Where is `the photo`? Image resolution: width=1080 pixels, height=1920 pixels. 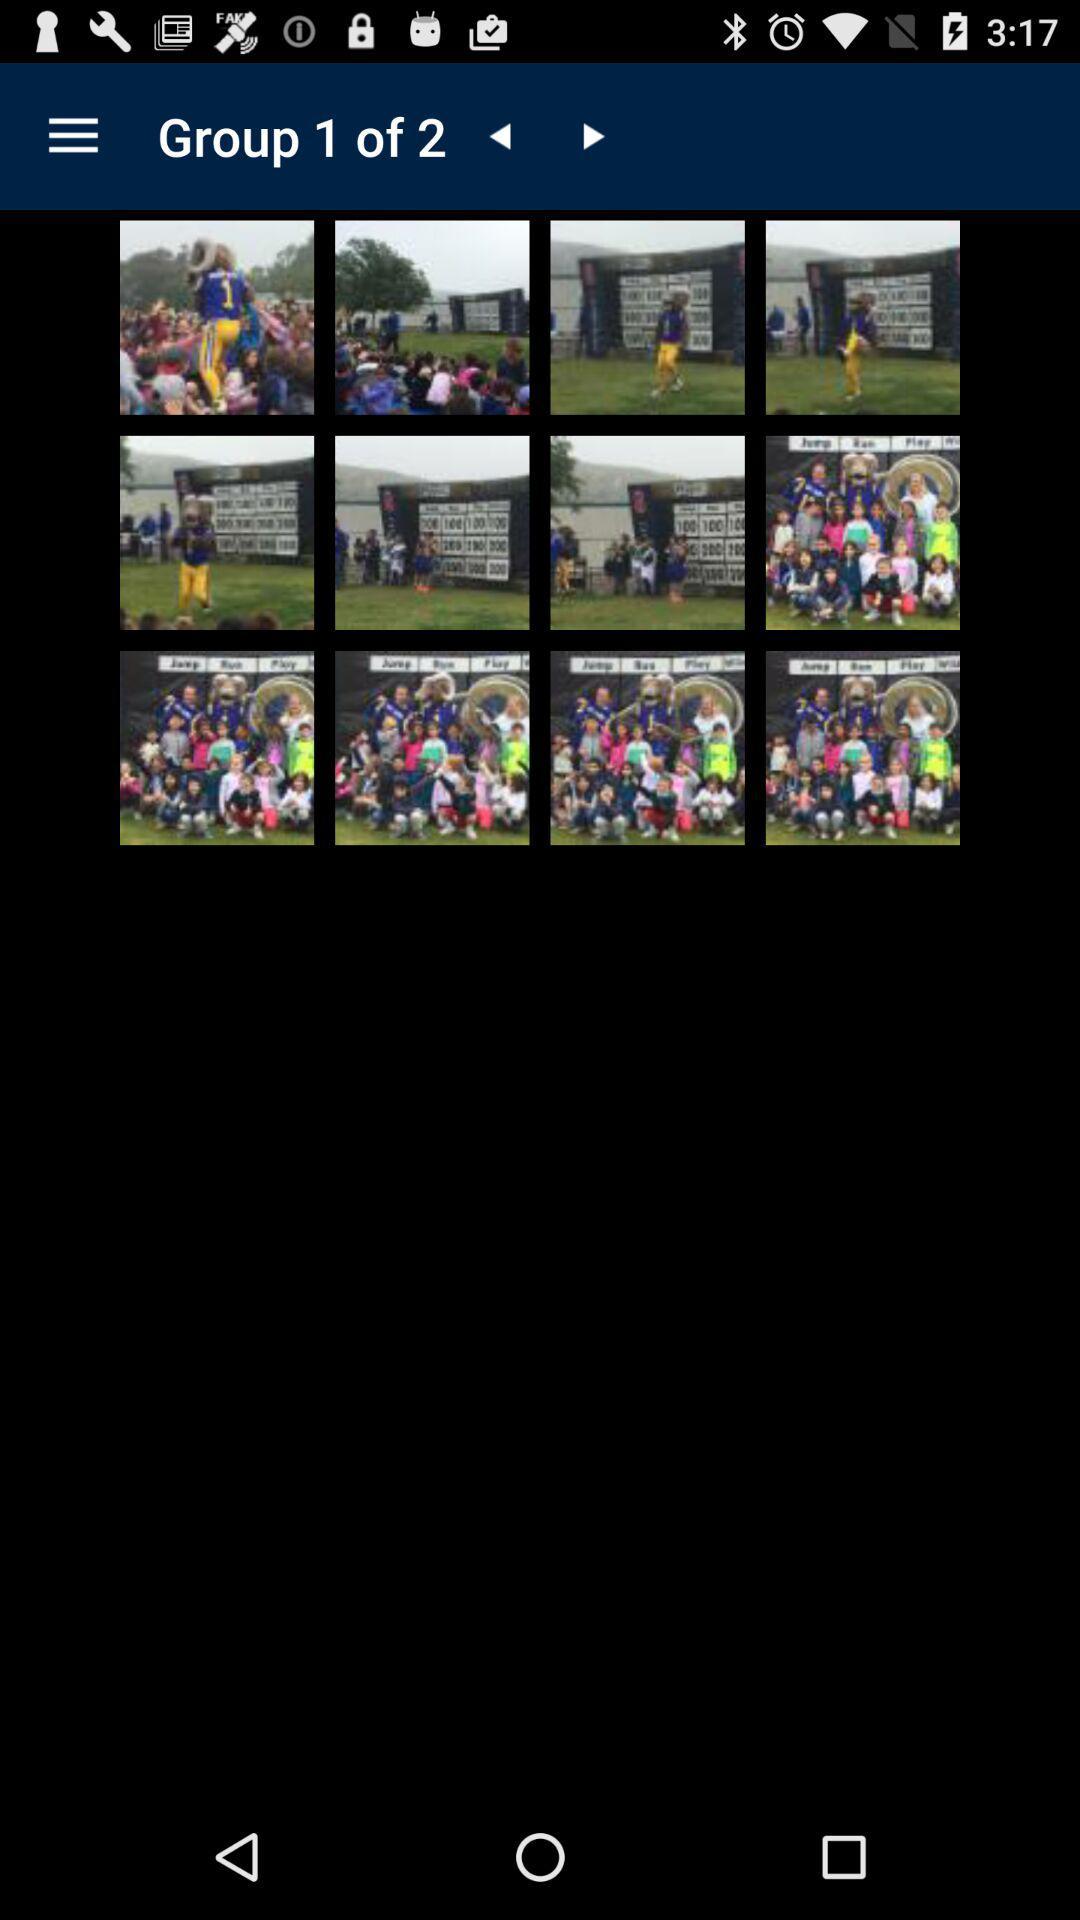 the photo is located at coordinates (861, 316).